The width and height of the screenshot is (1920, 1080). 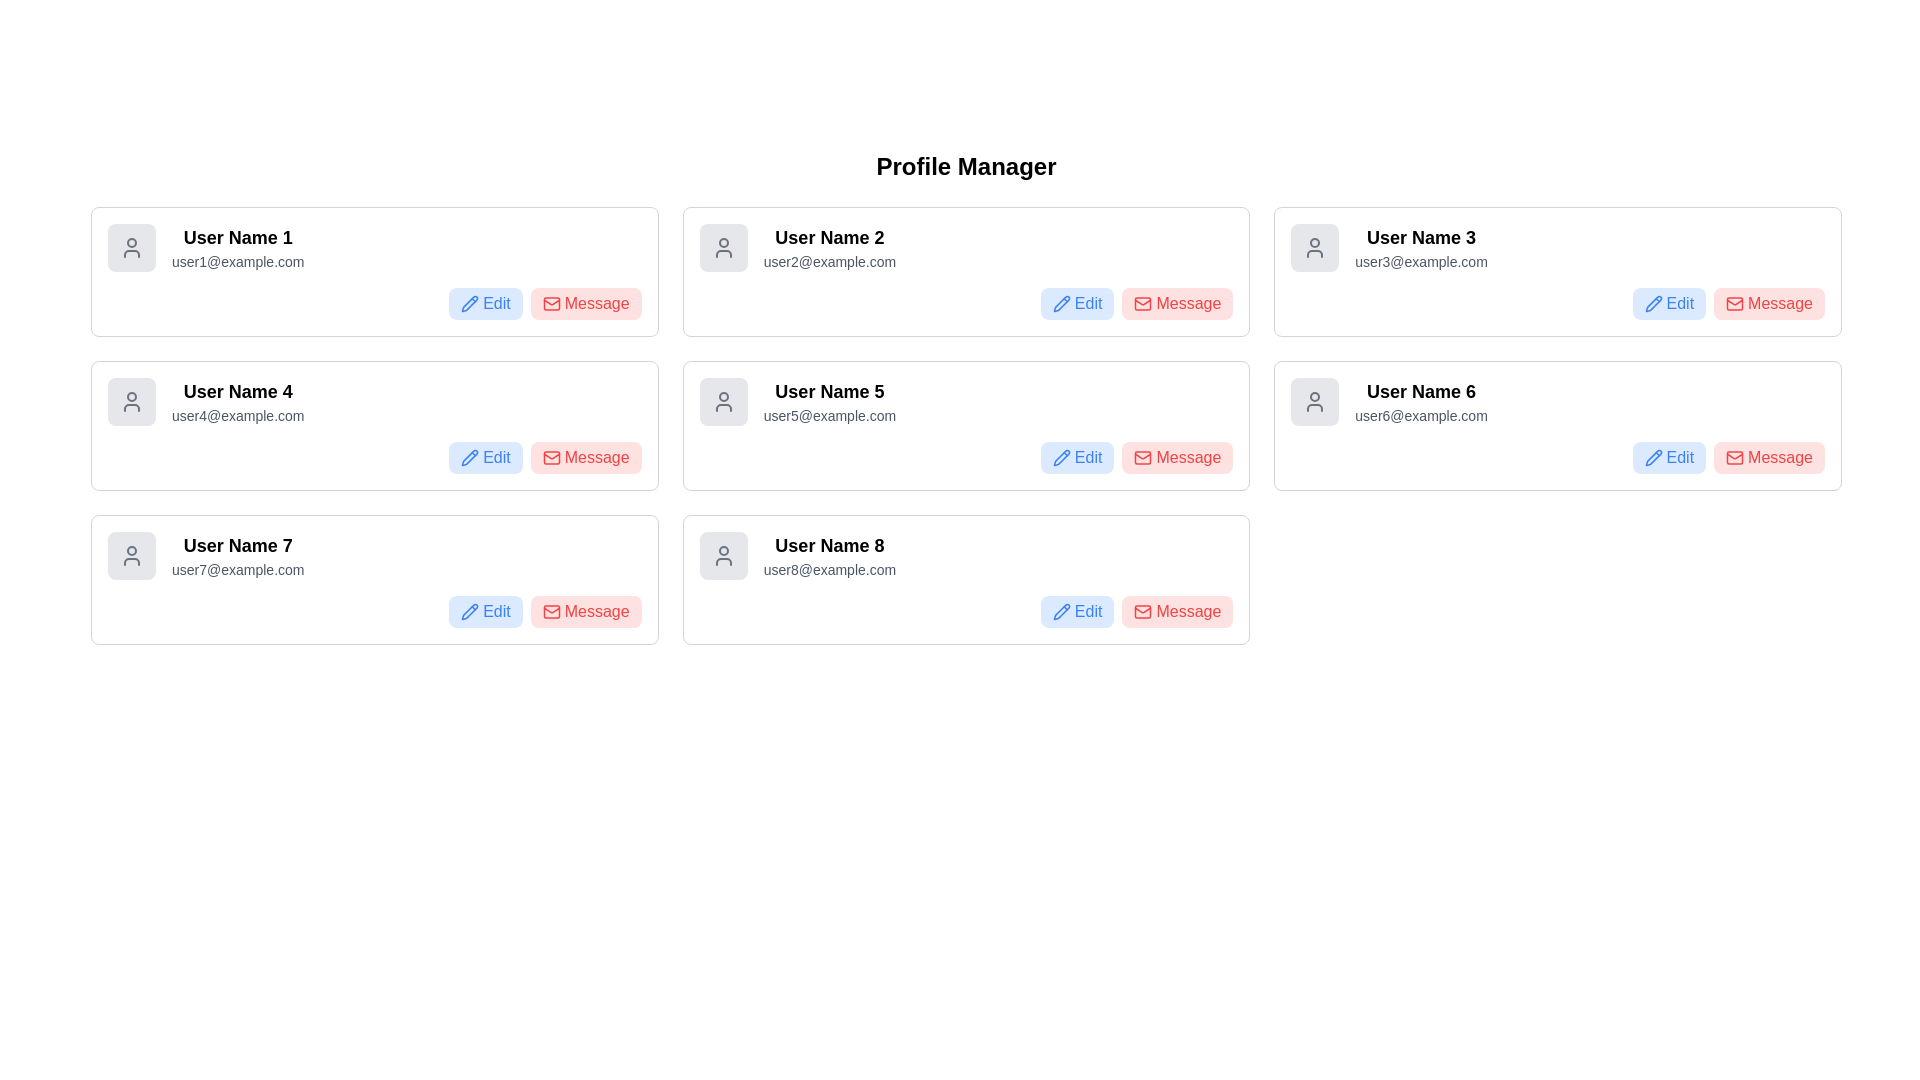 What do you see at coordinates (374, 458) in the screenshot?
I see `the 'Message' button in the button group located at the bottom-right corner inside the box labeled 'User Name 4' and 'user4@example.com'` at bounding box center [374, 458].